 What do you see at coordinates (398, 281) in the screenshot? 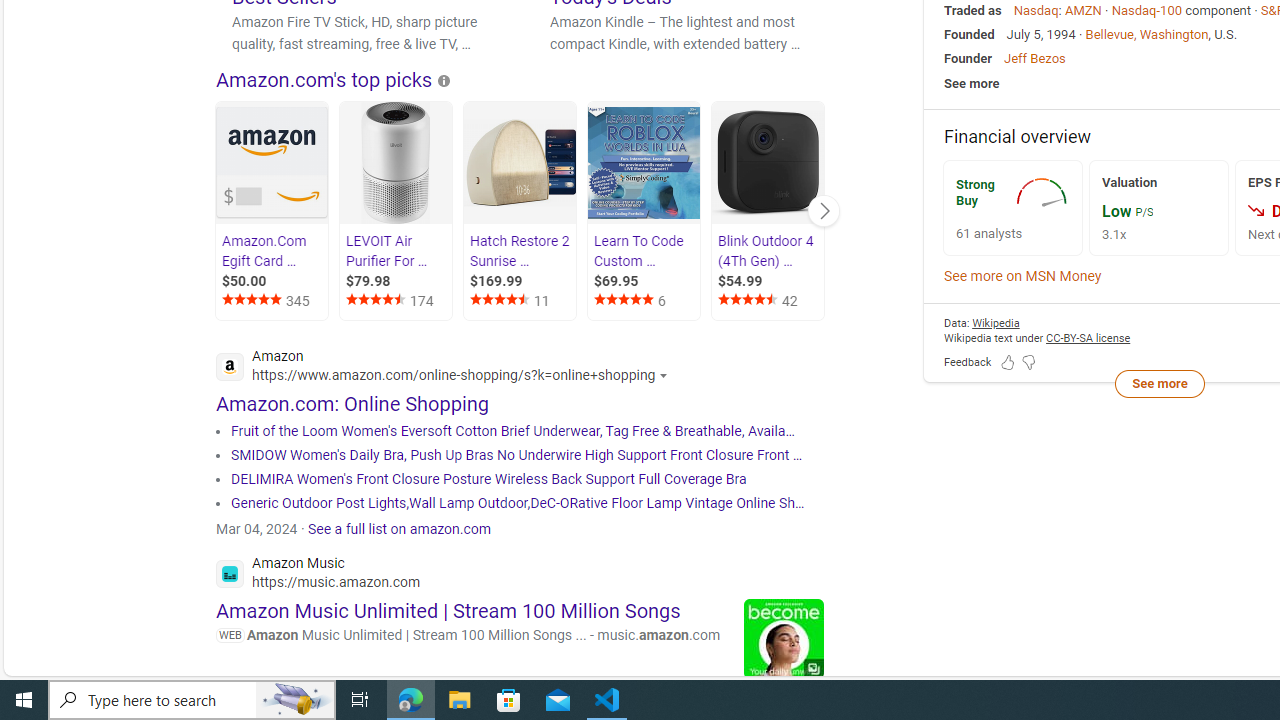
I see `'$79.98'` at bounding box center [398, 281].